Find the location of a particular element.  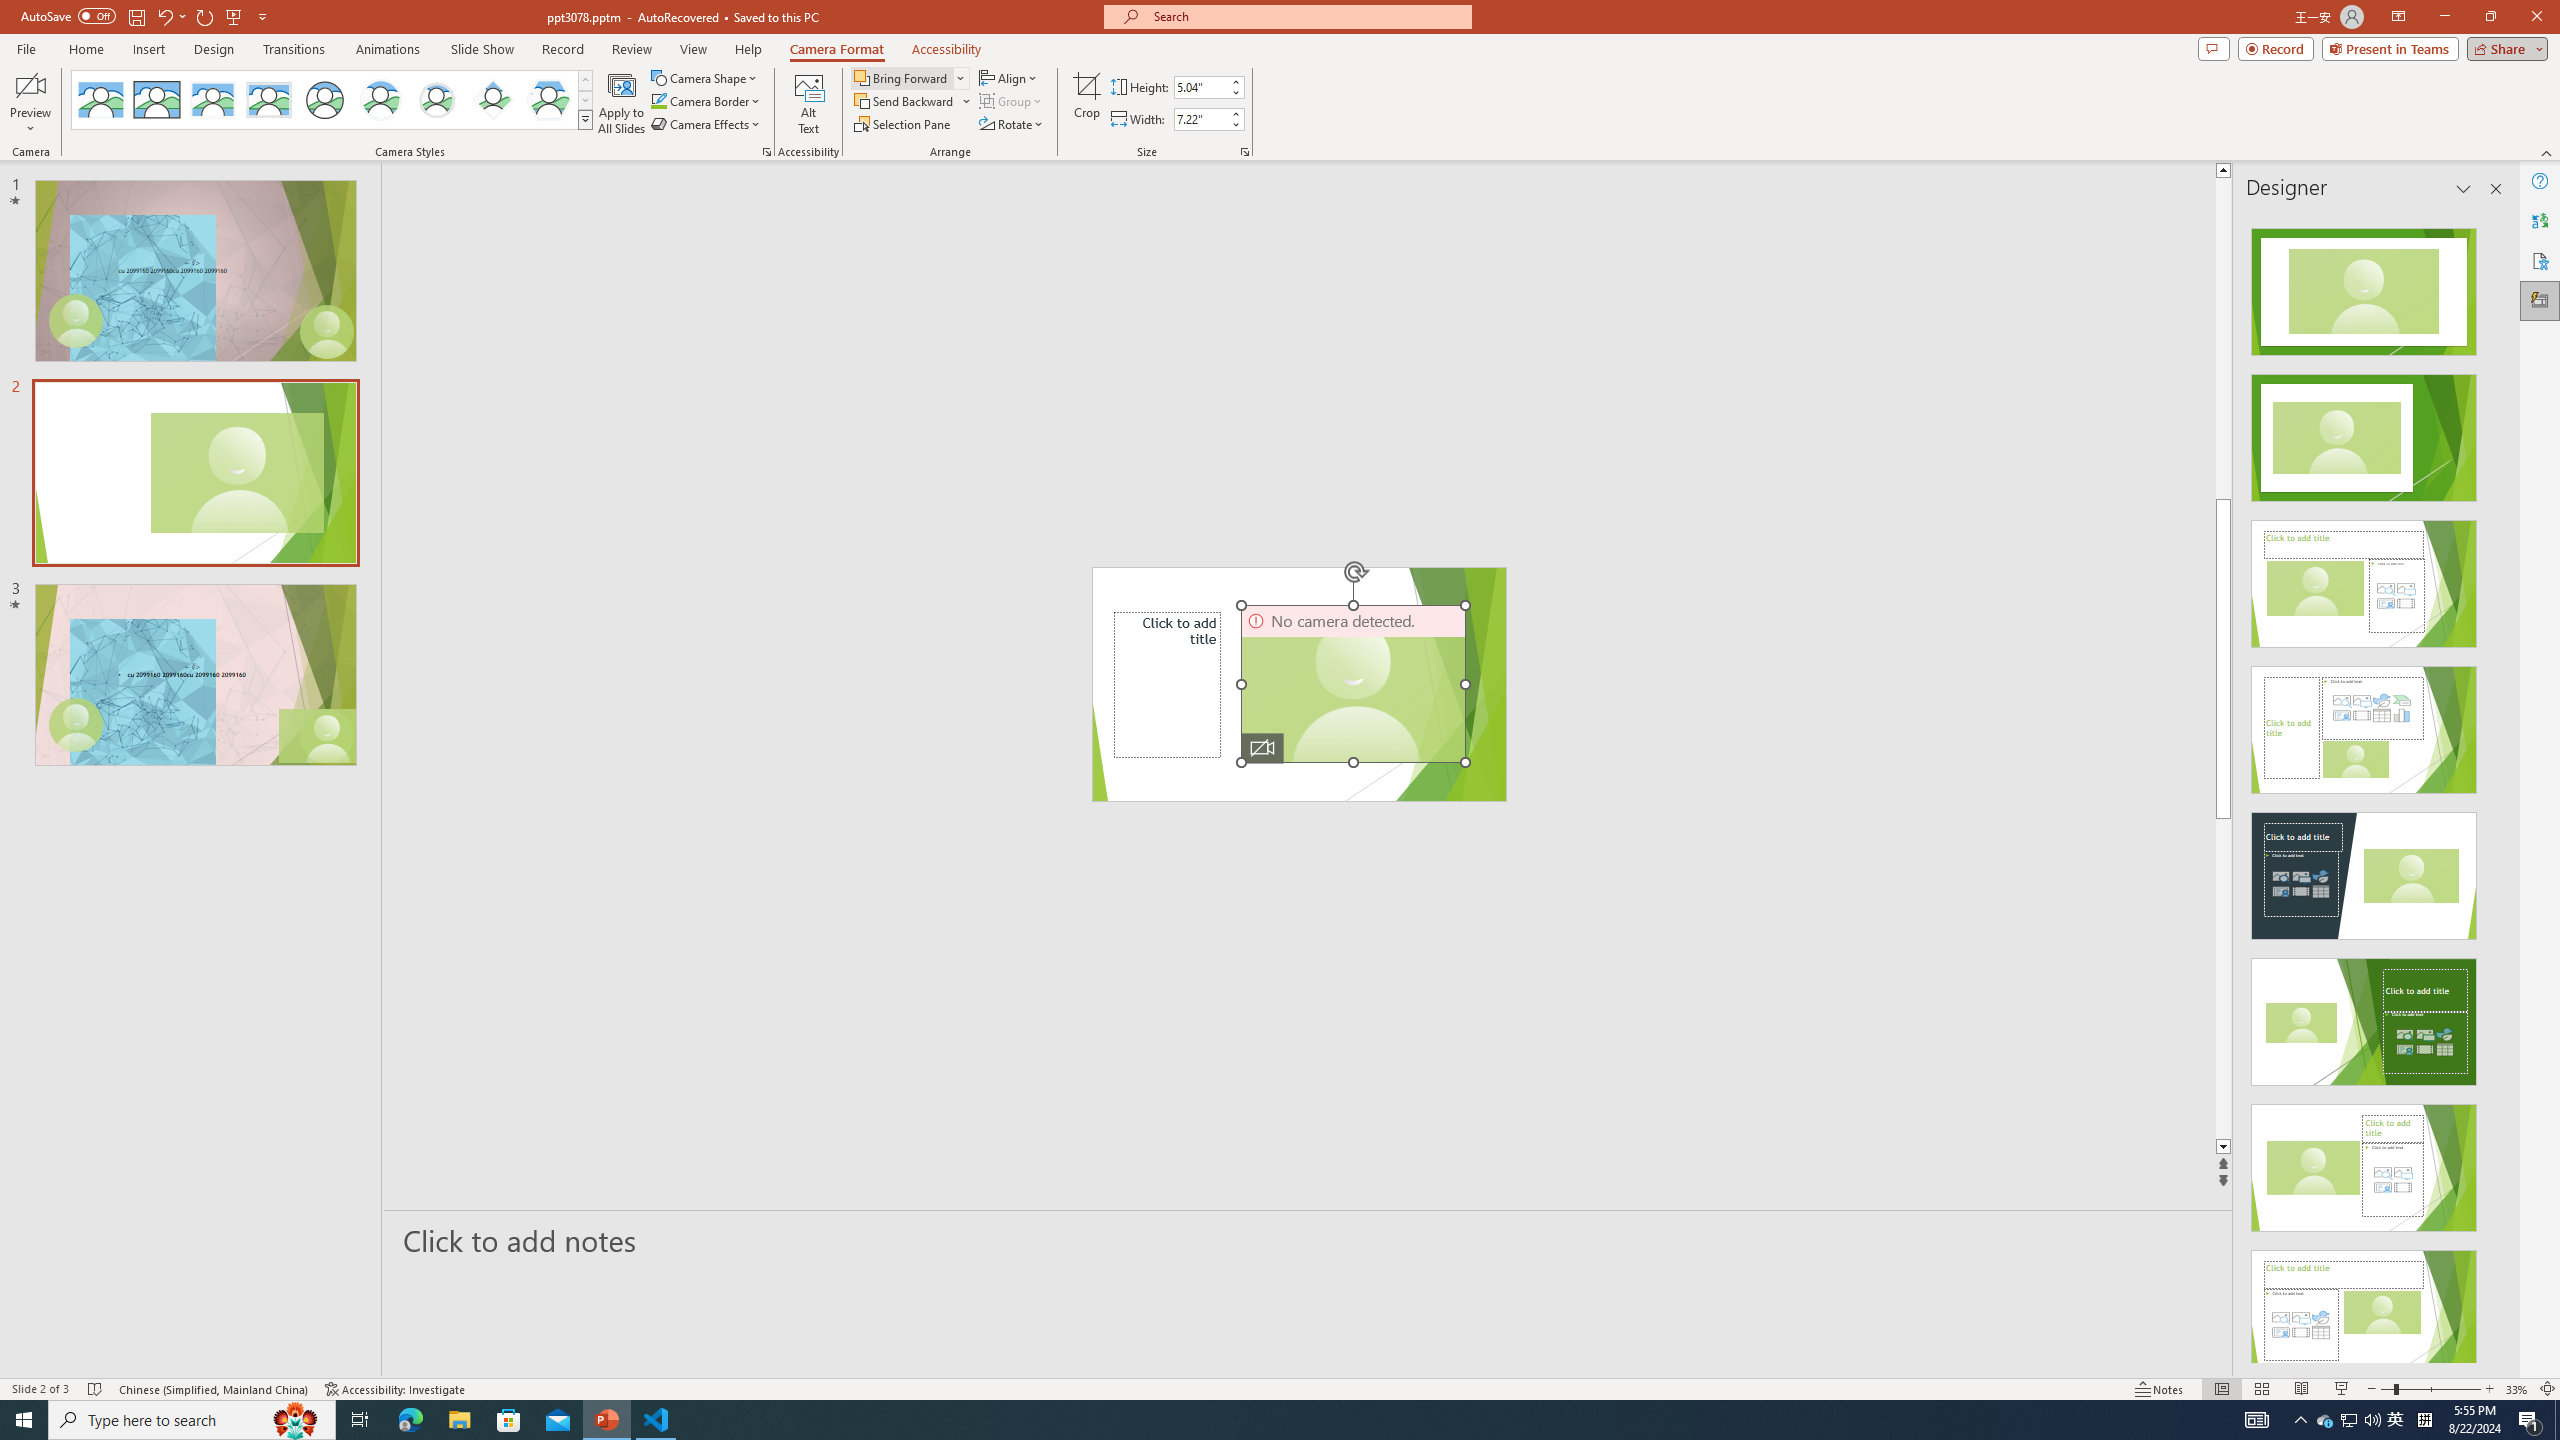

'Camera Styles' is located at coordinates (586, 118).